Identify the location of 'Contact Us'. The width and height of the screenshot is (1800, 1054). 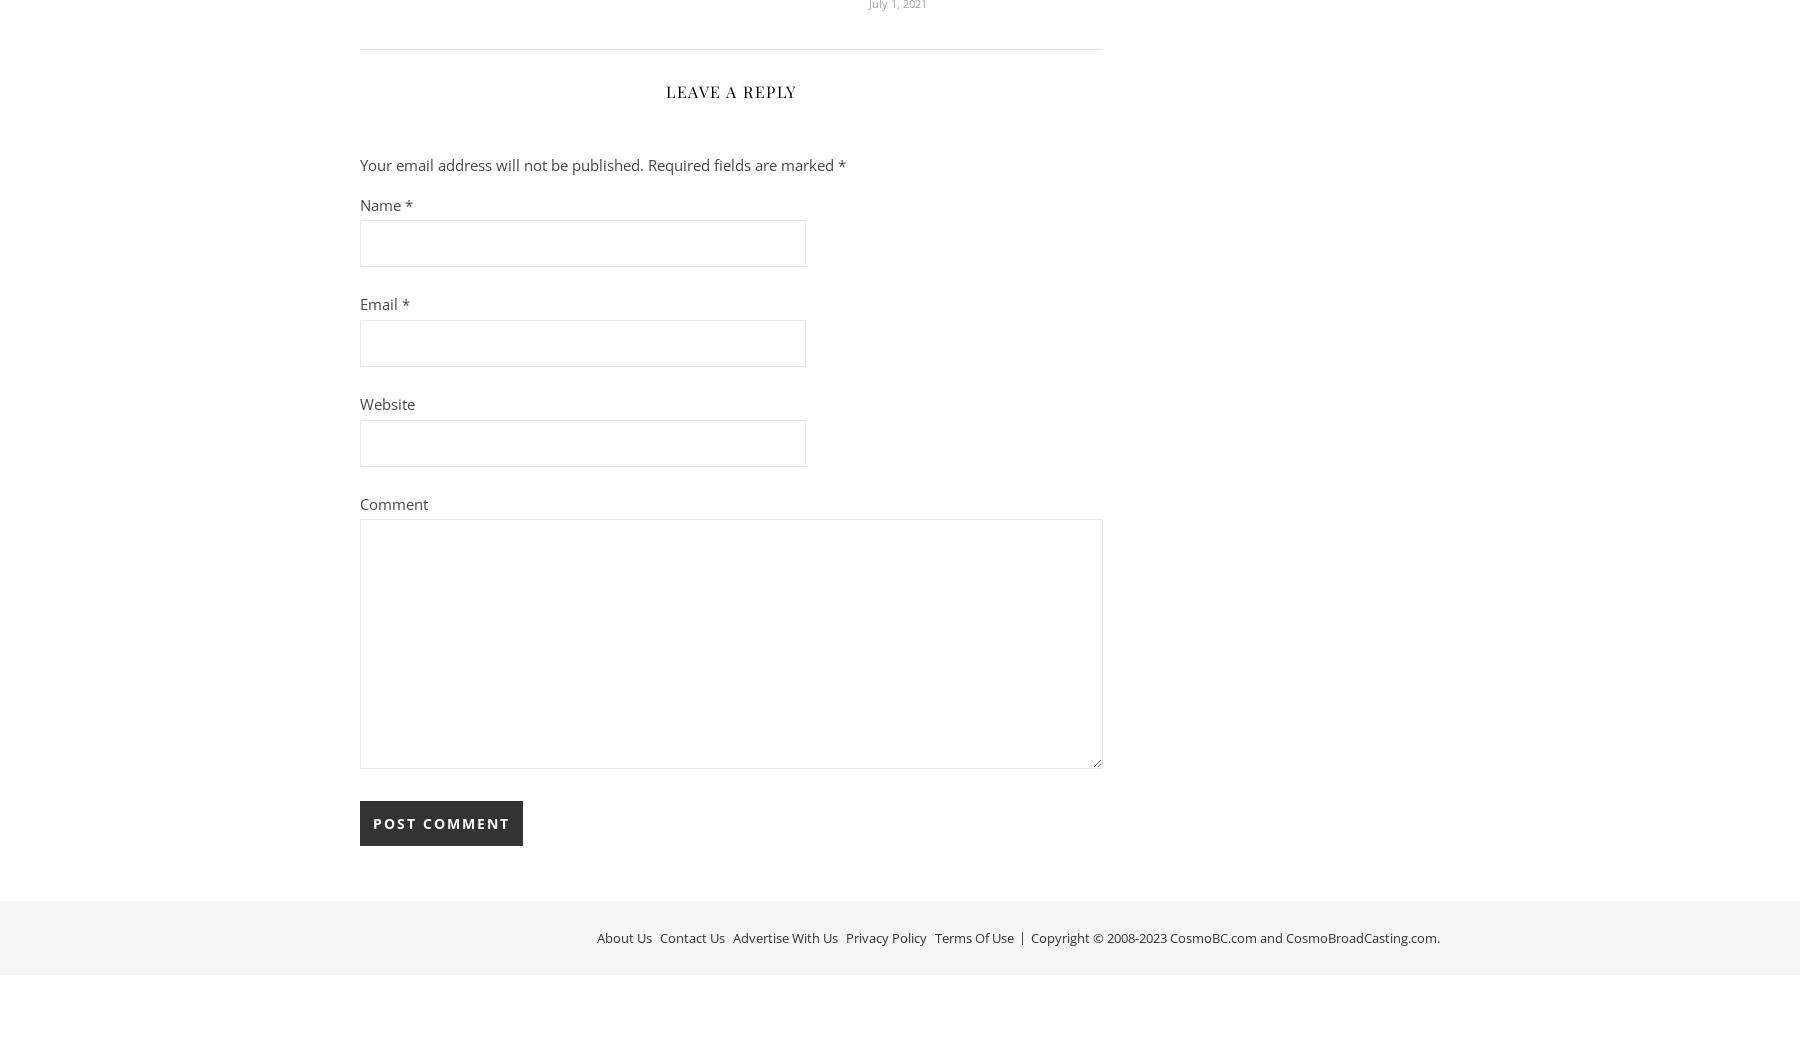
(660, 936).